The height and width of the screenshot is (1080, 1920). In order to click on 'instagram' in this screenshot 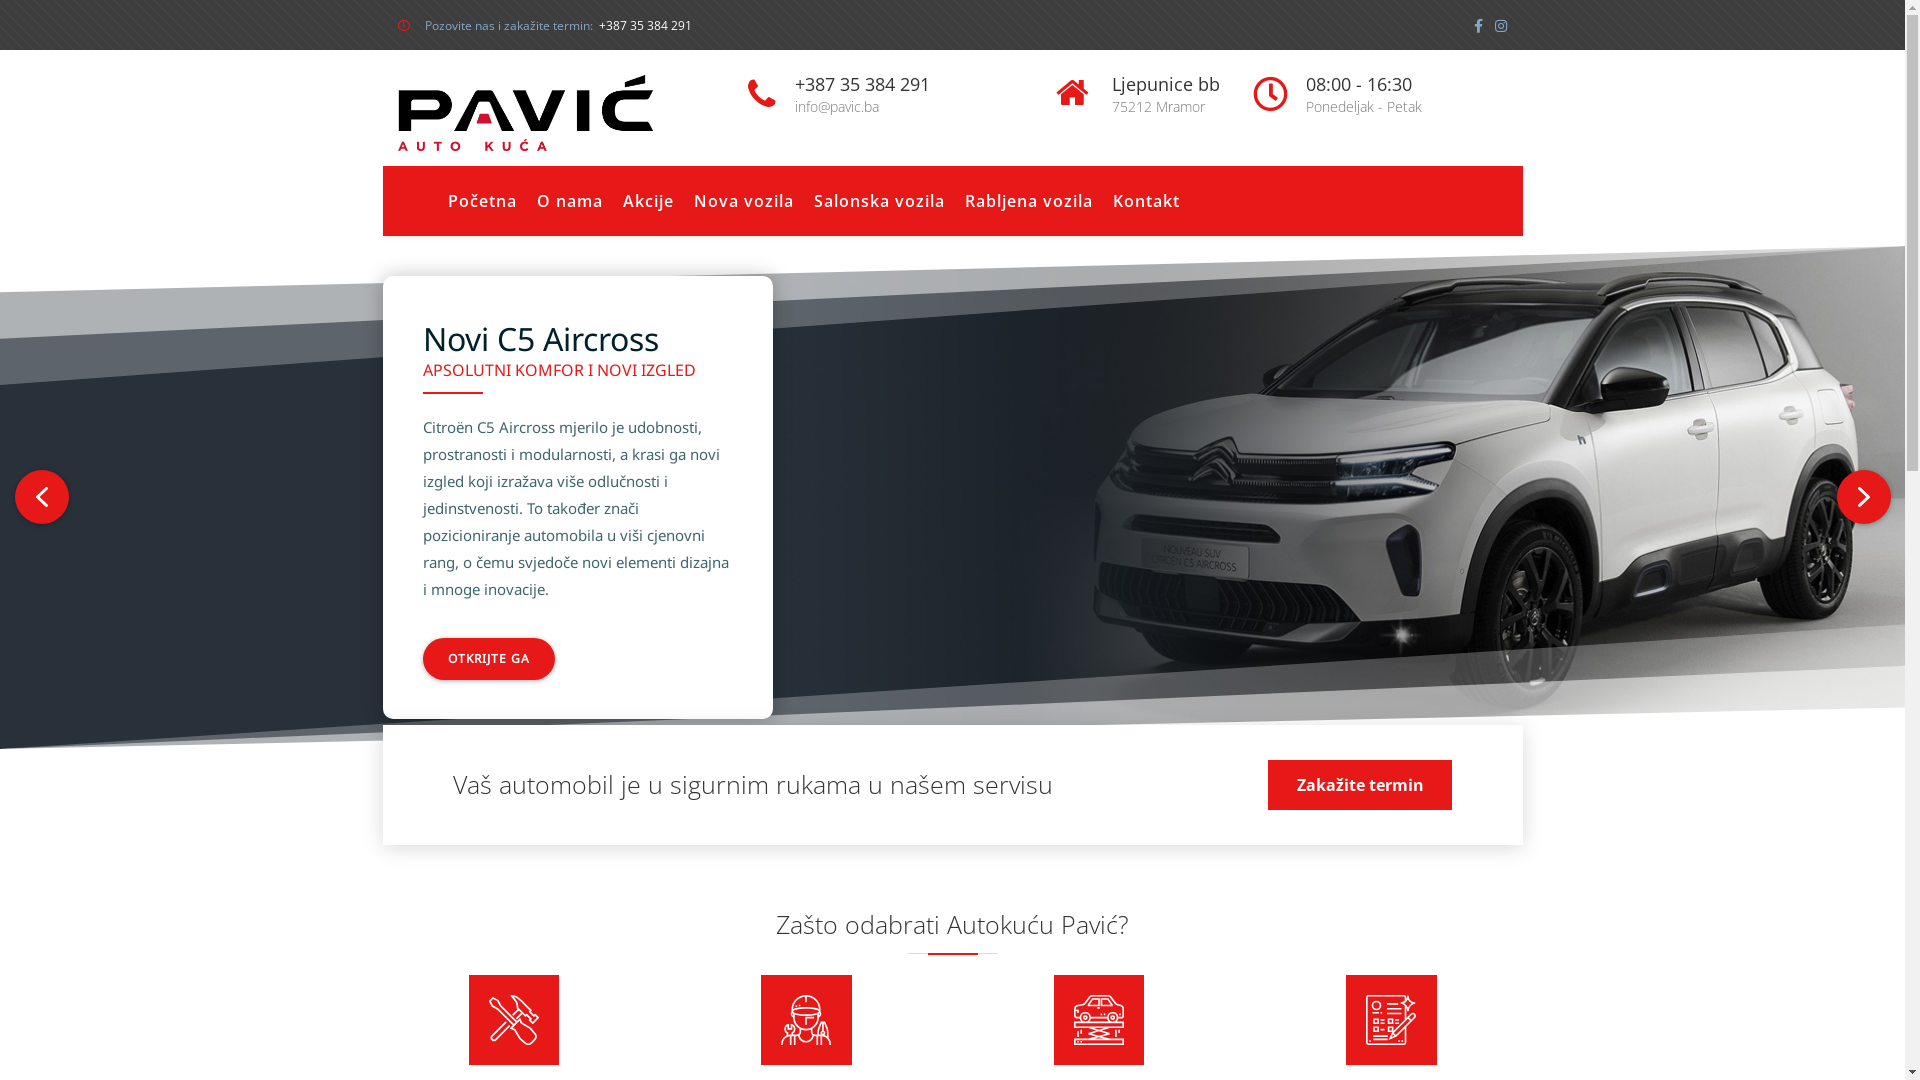, I will do `click(1501, 26)`.